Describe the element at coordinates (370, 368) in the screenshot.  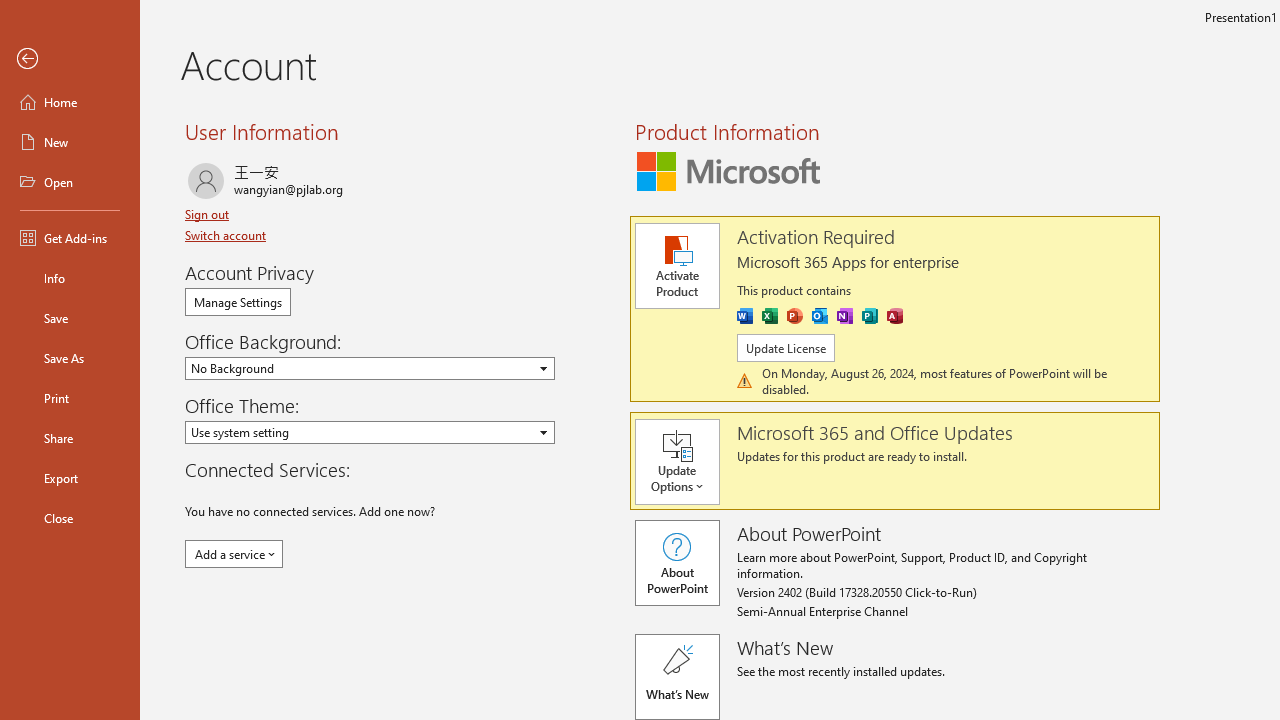
I see `'Office Background'` at that location.